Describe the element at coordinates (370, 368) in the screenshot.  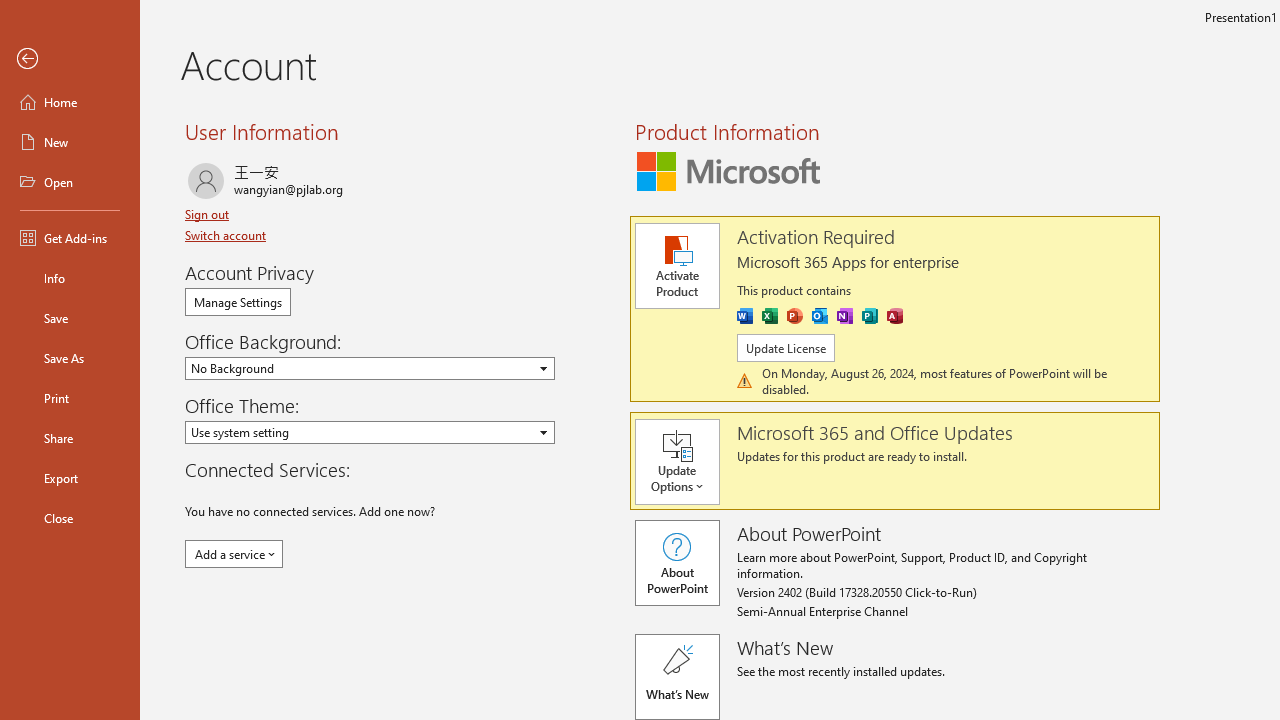
I see `'Office Background'` at that location.